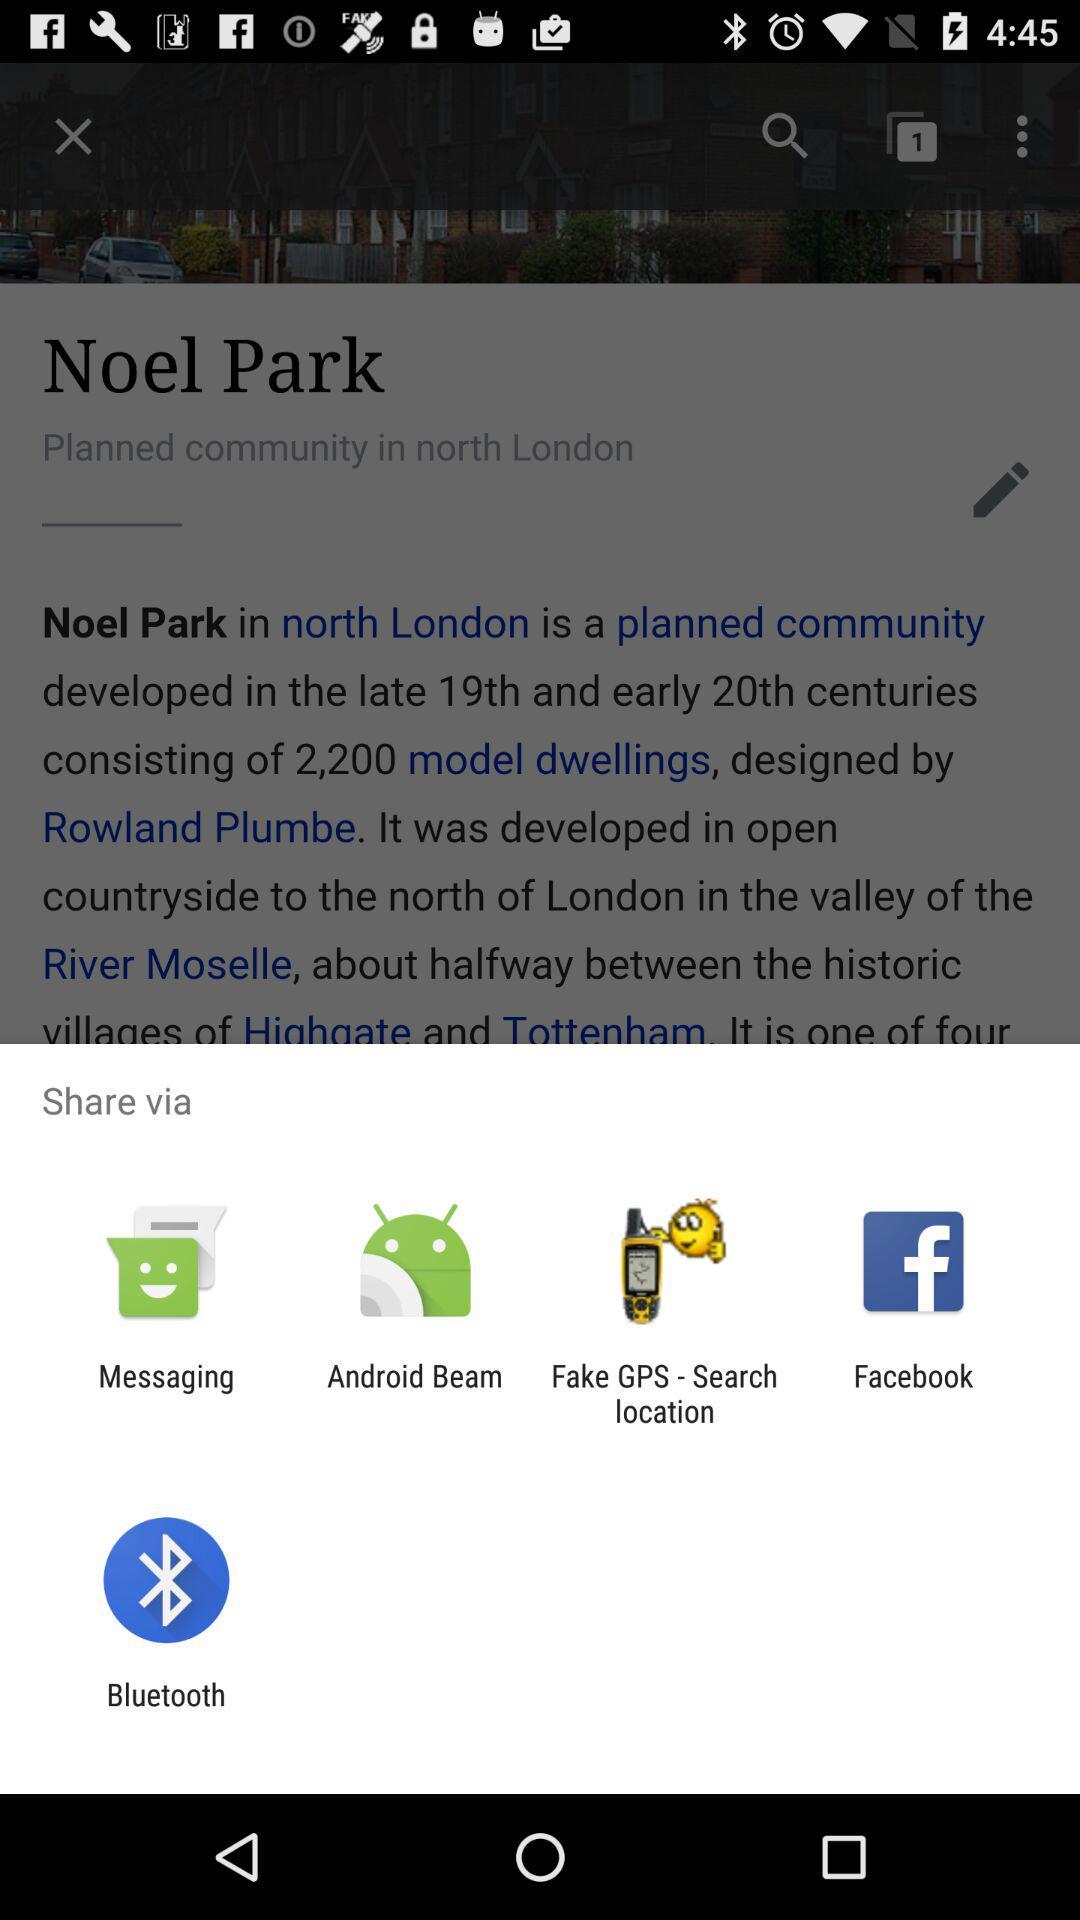 Image resolution: width=1080 pixels, height=1920 pixels. What do you see at coordinates (414, 1392) in the screenshot?
I see `android beam icon` at bounding box center [414, 1392].